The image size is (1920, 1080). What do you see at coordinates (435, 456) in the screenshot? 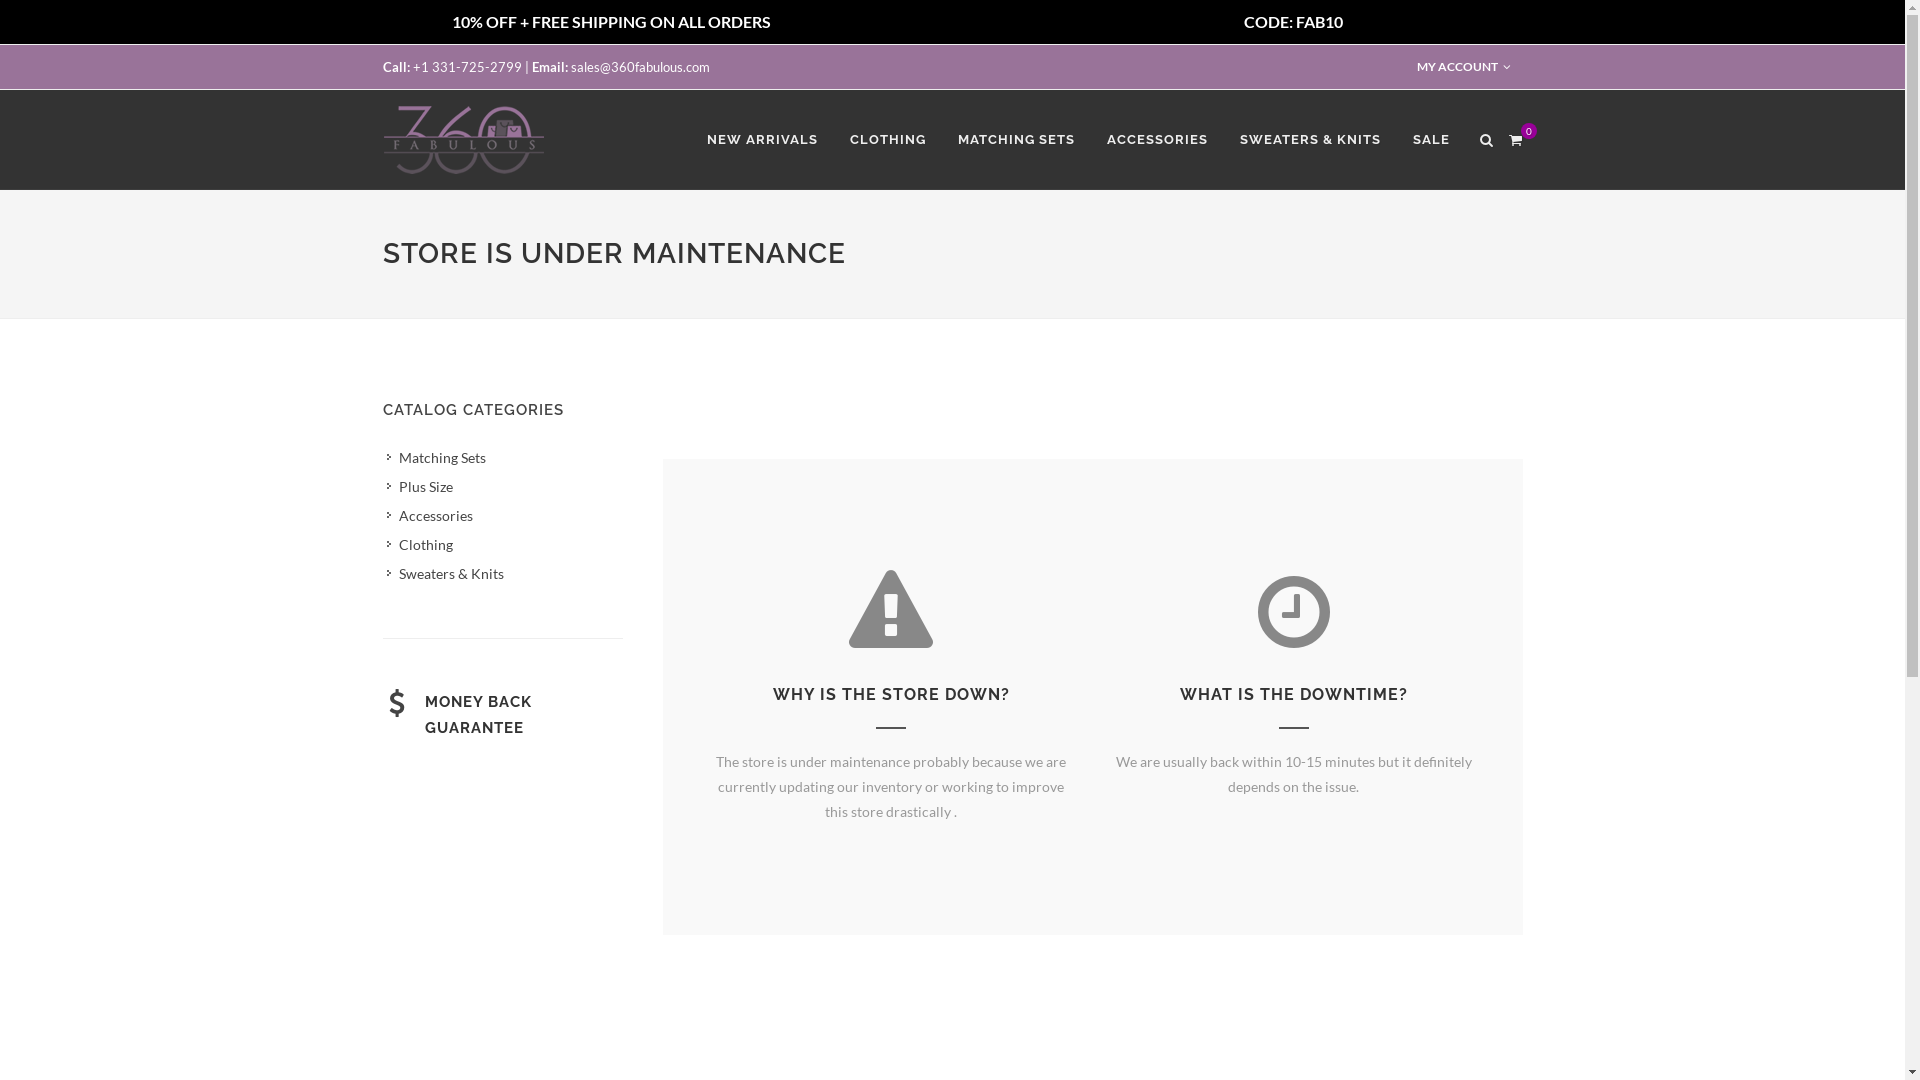
I see `'Matching Sets'` at bounding box center [435, 456].